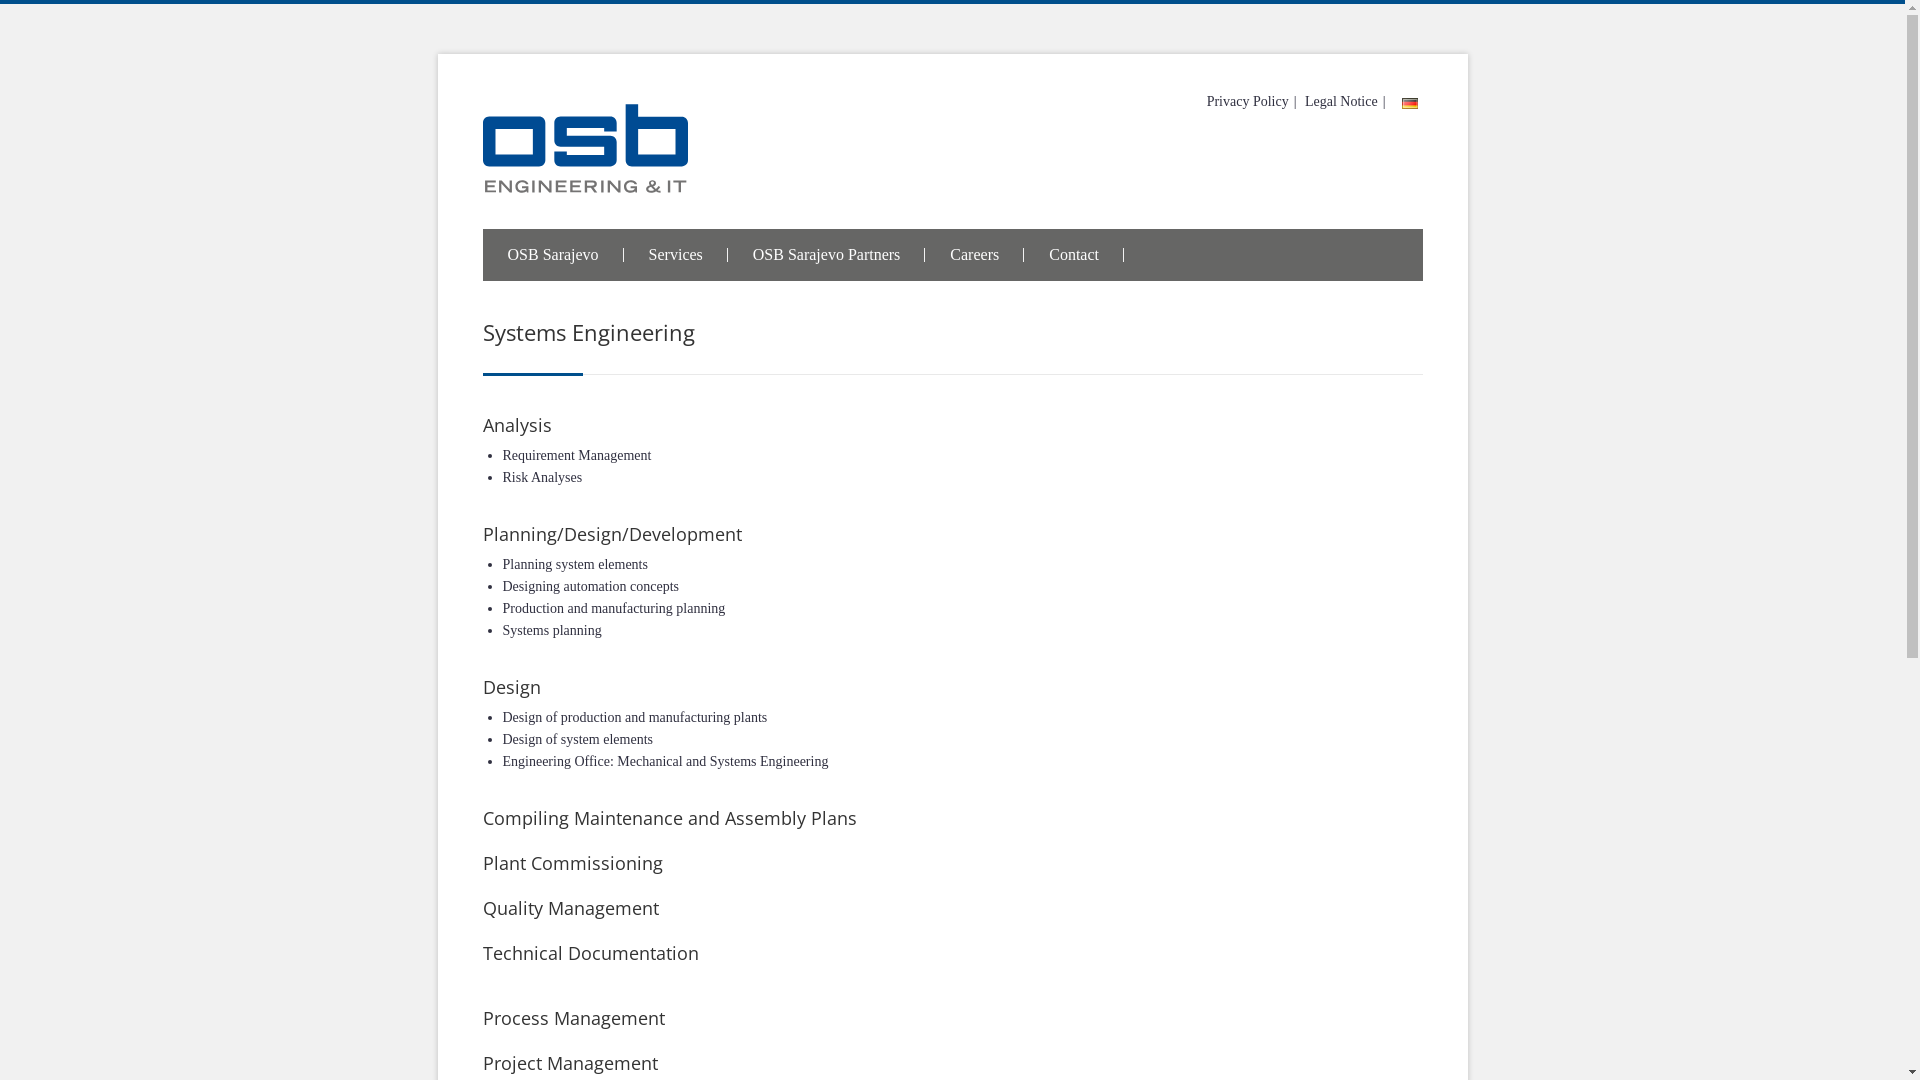  What do you see at coordinates (1247, 101) in the screenshot?
I see `'Privacy Policy'` at bounding box center [1247, 101].